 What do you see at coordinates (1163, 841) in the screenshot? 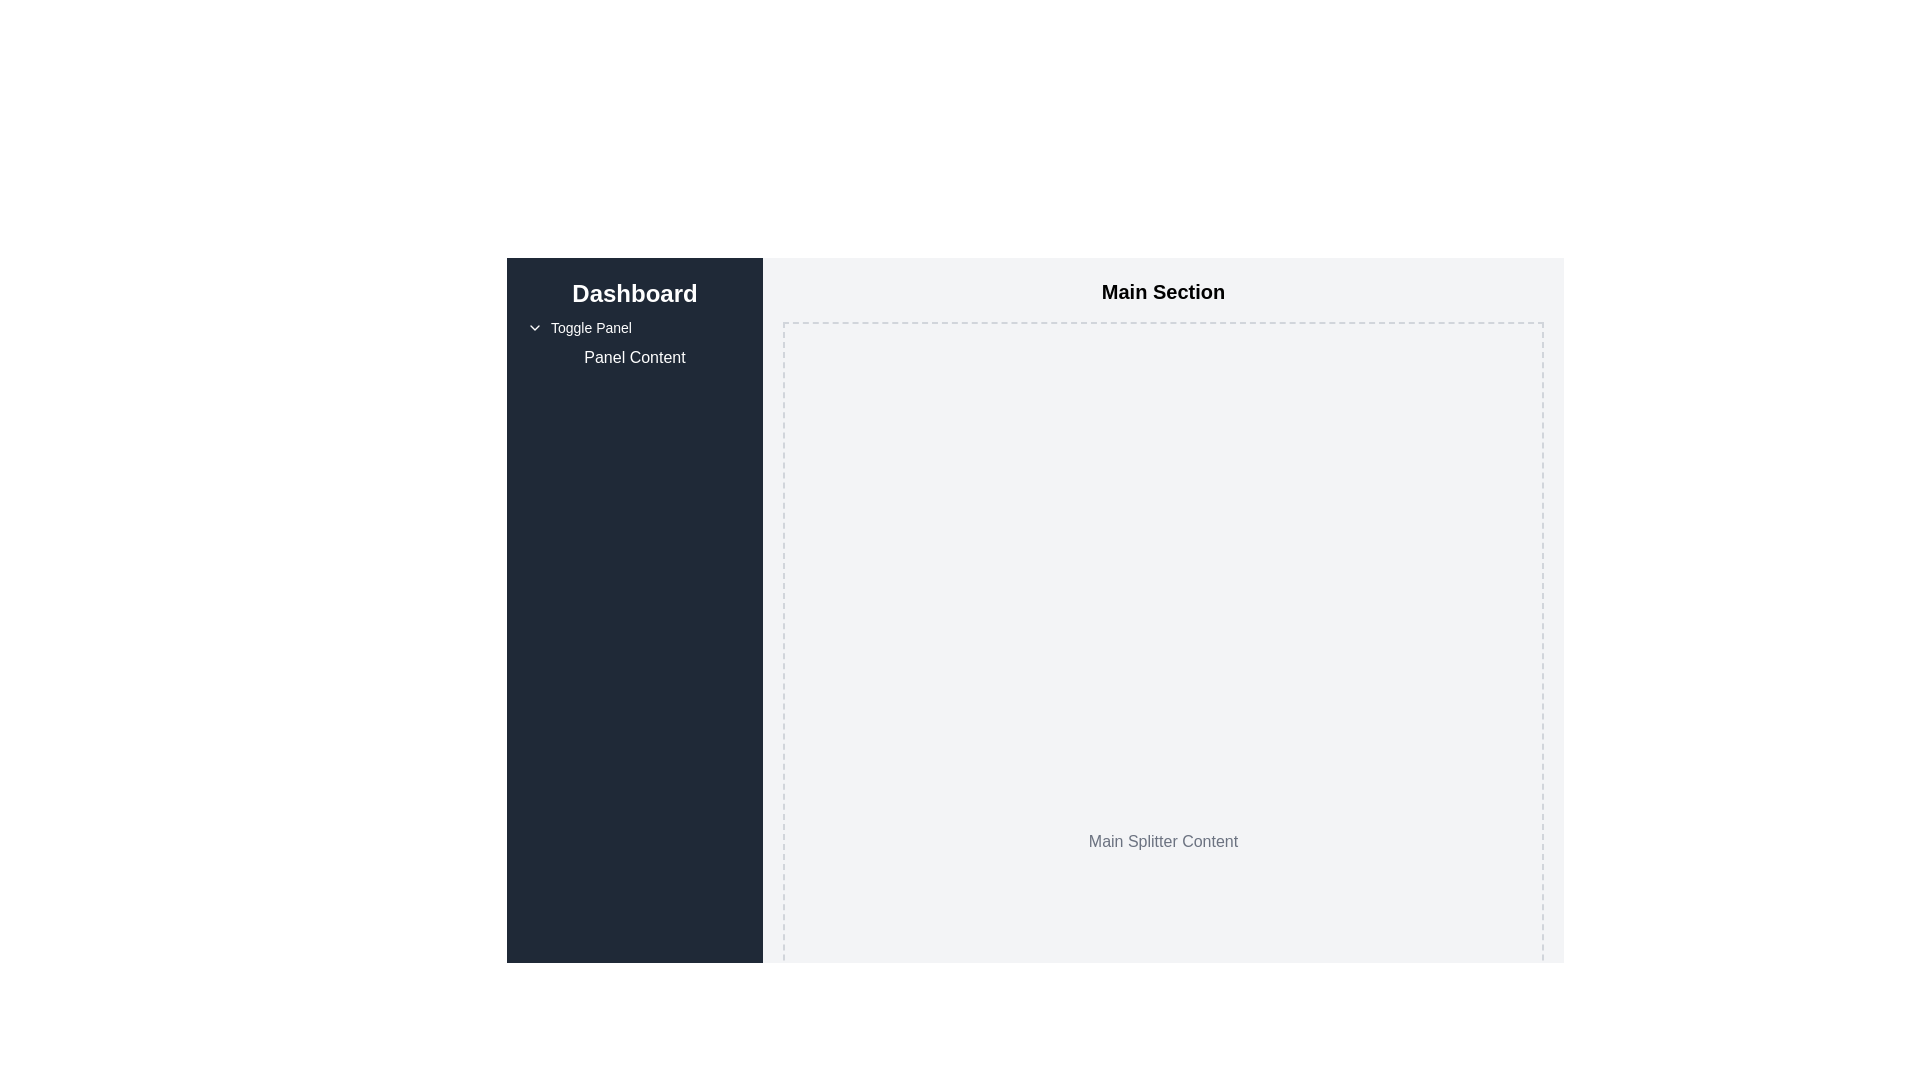
I see `the Static Text Label located near the lower center of the main content area, which serves as a placeholder or description` at bounding box center [1163, 841].